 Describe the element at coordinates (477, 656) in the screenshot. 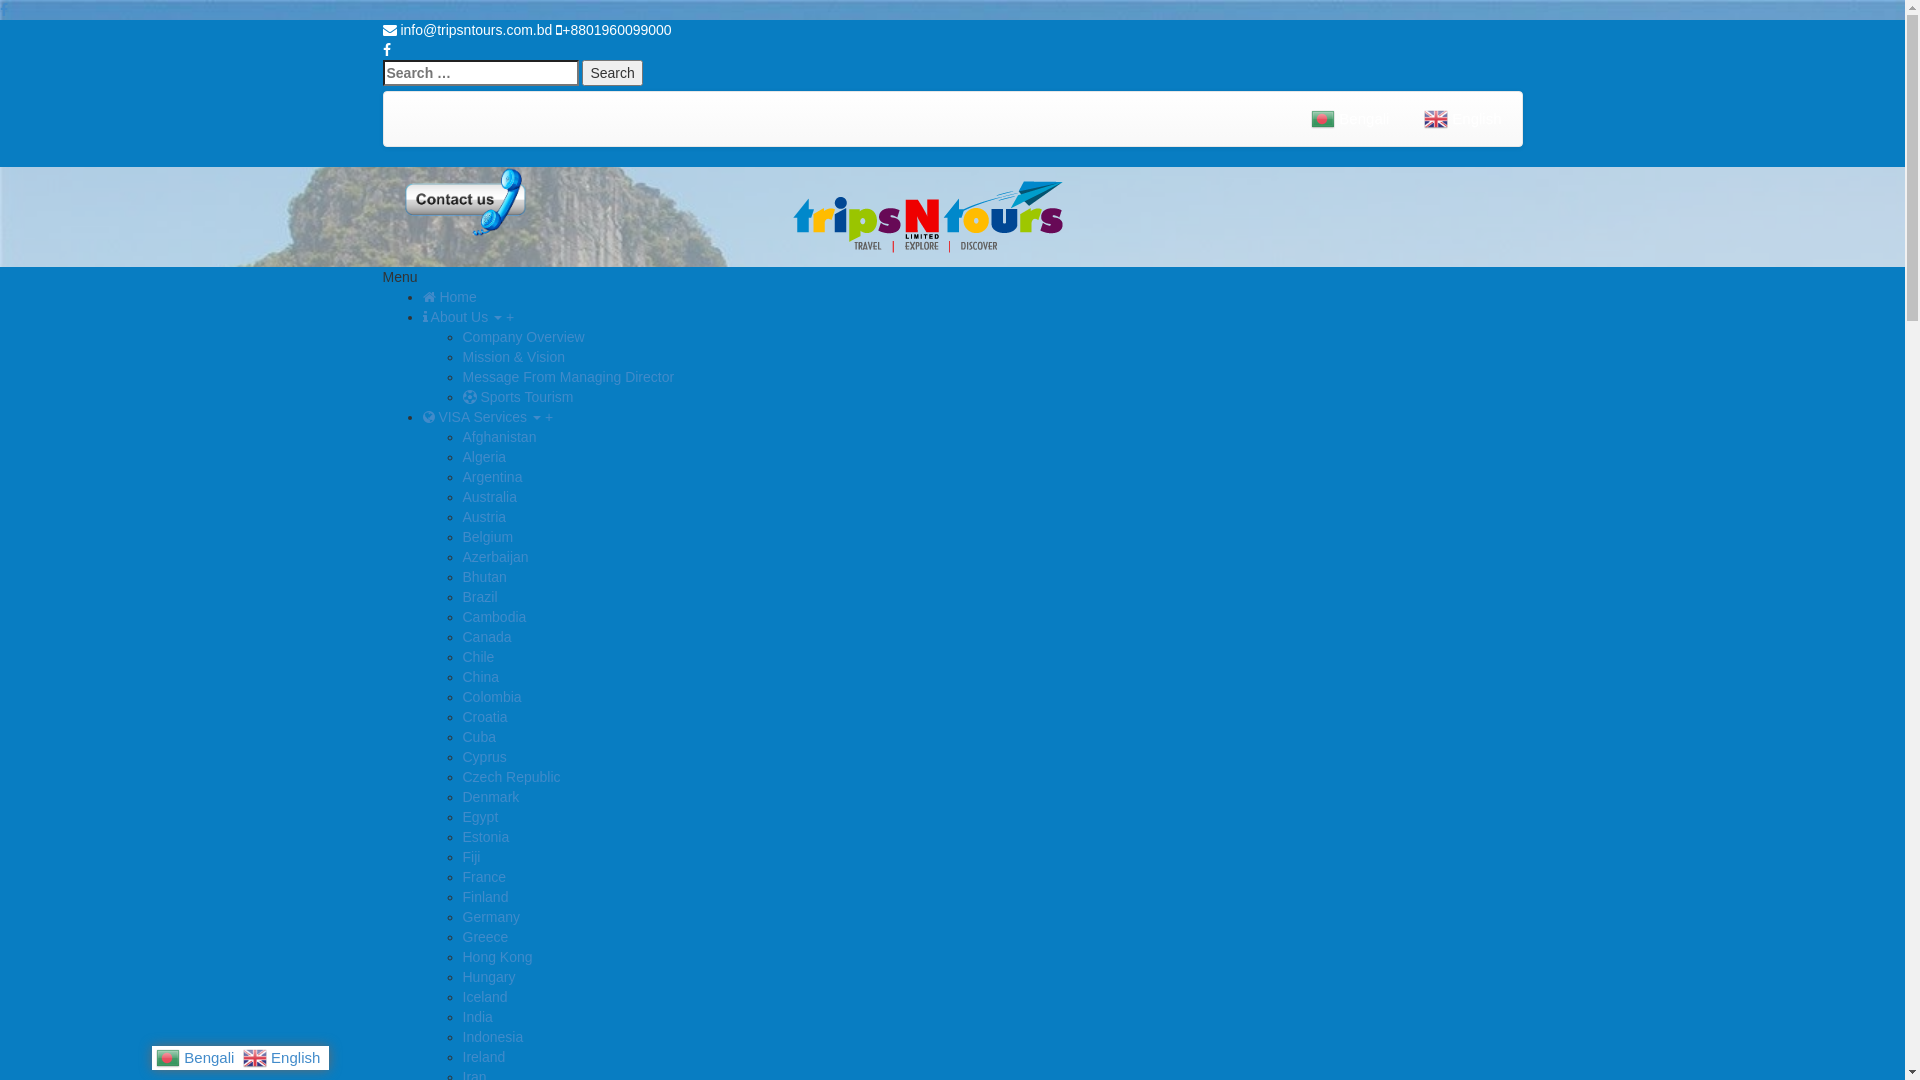

I see `'Chile'` at that location.